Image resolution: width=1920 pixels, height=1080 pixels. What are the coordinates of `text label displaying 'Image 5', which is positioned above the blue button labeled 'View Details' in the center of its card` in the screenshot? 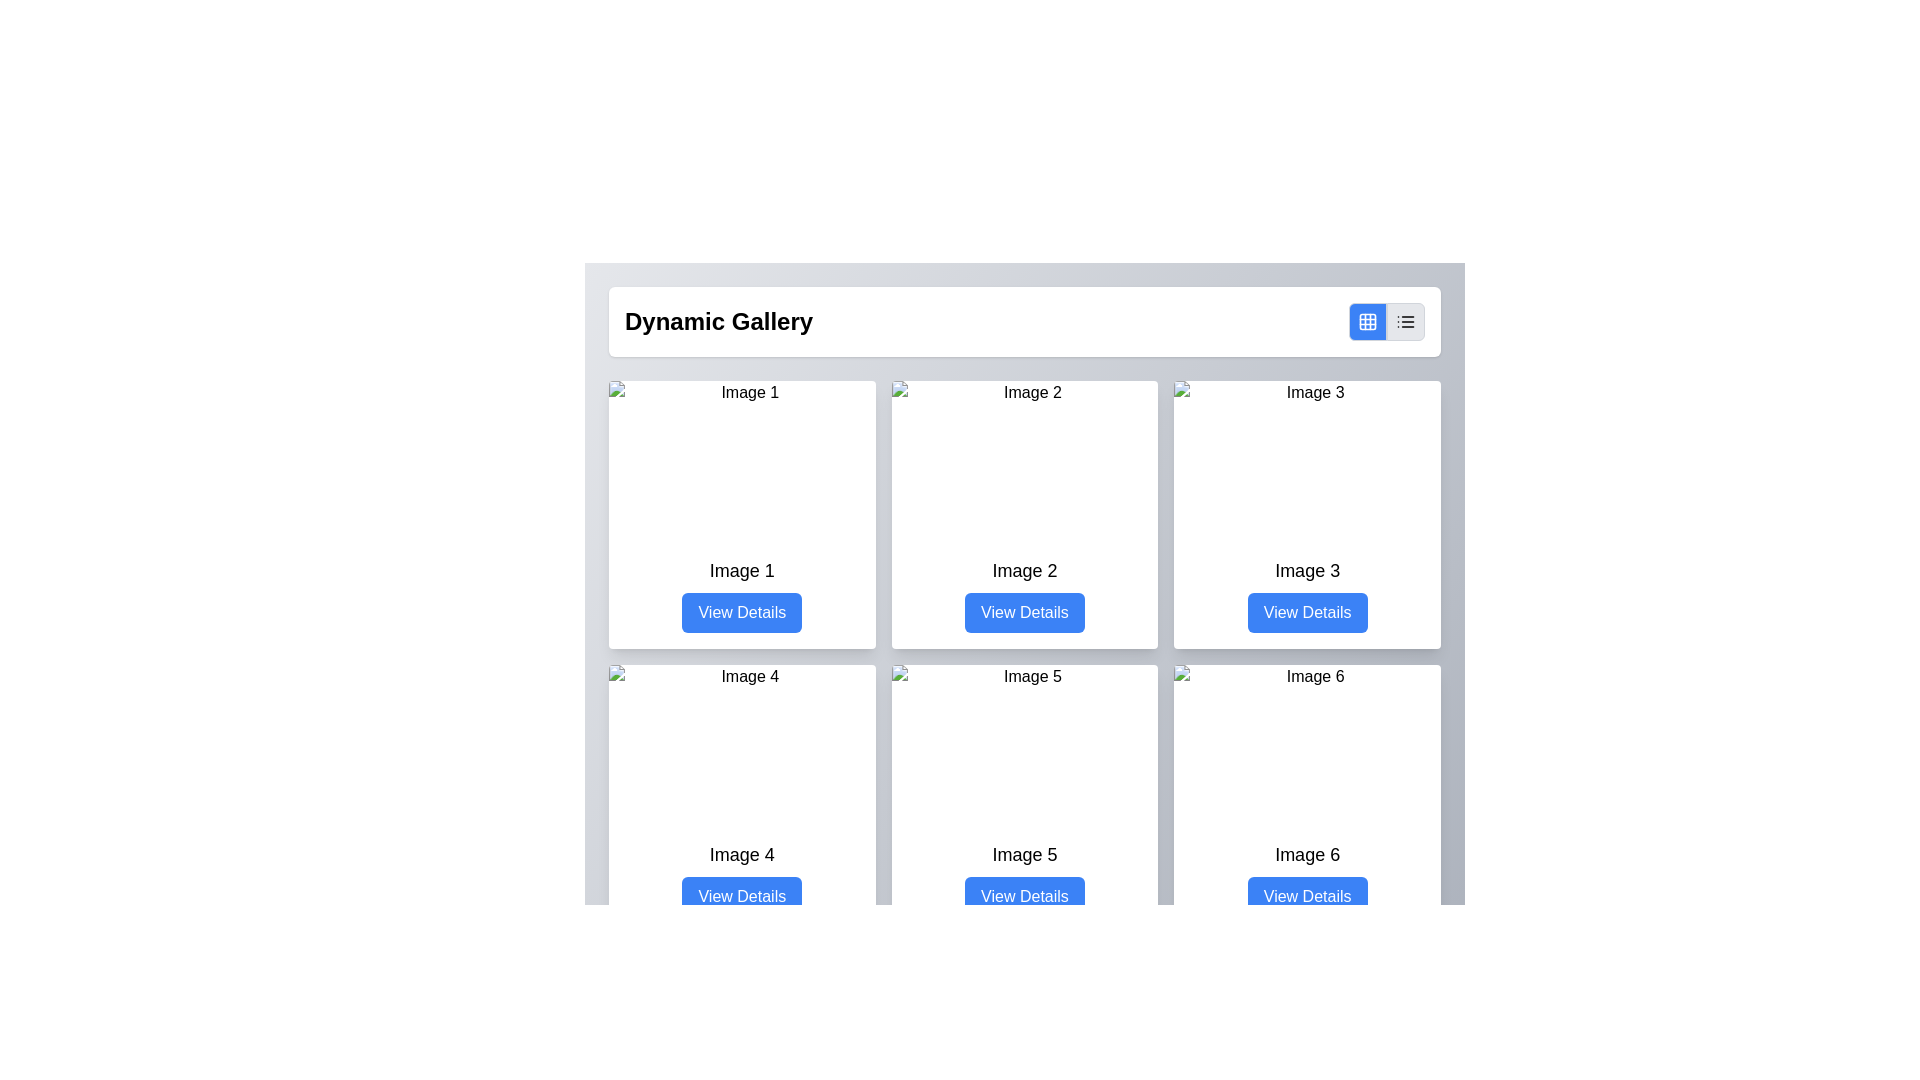 It's located at (1024, 855).